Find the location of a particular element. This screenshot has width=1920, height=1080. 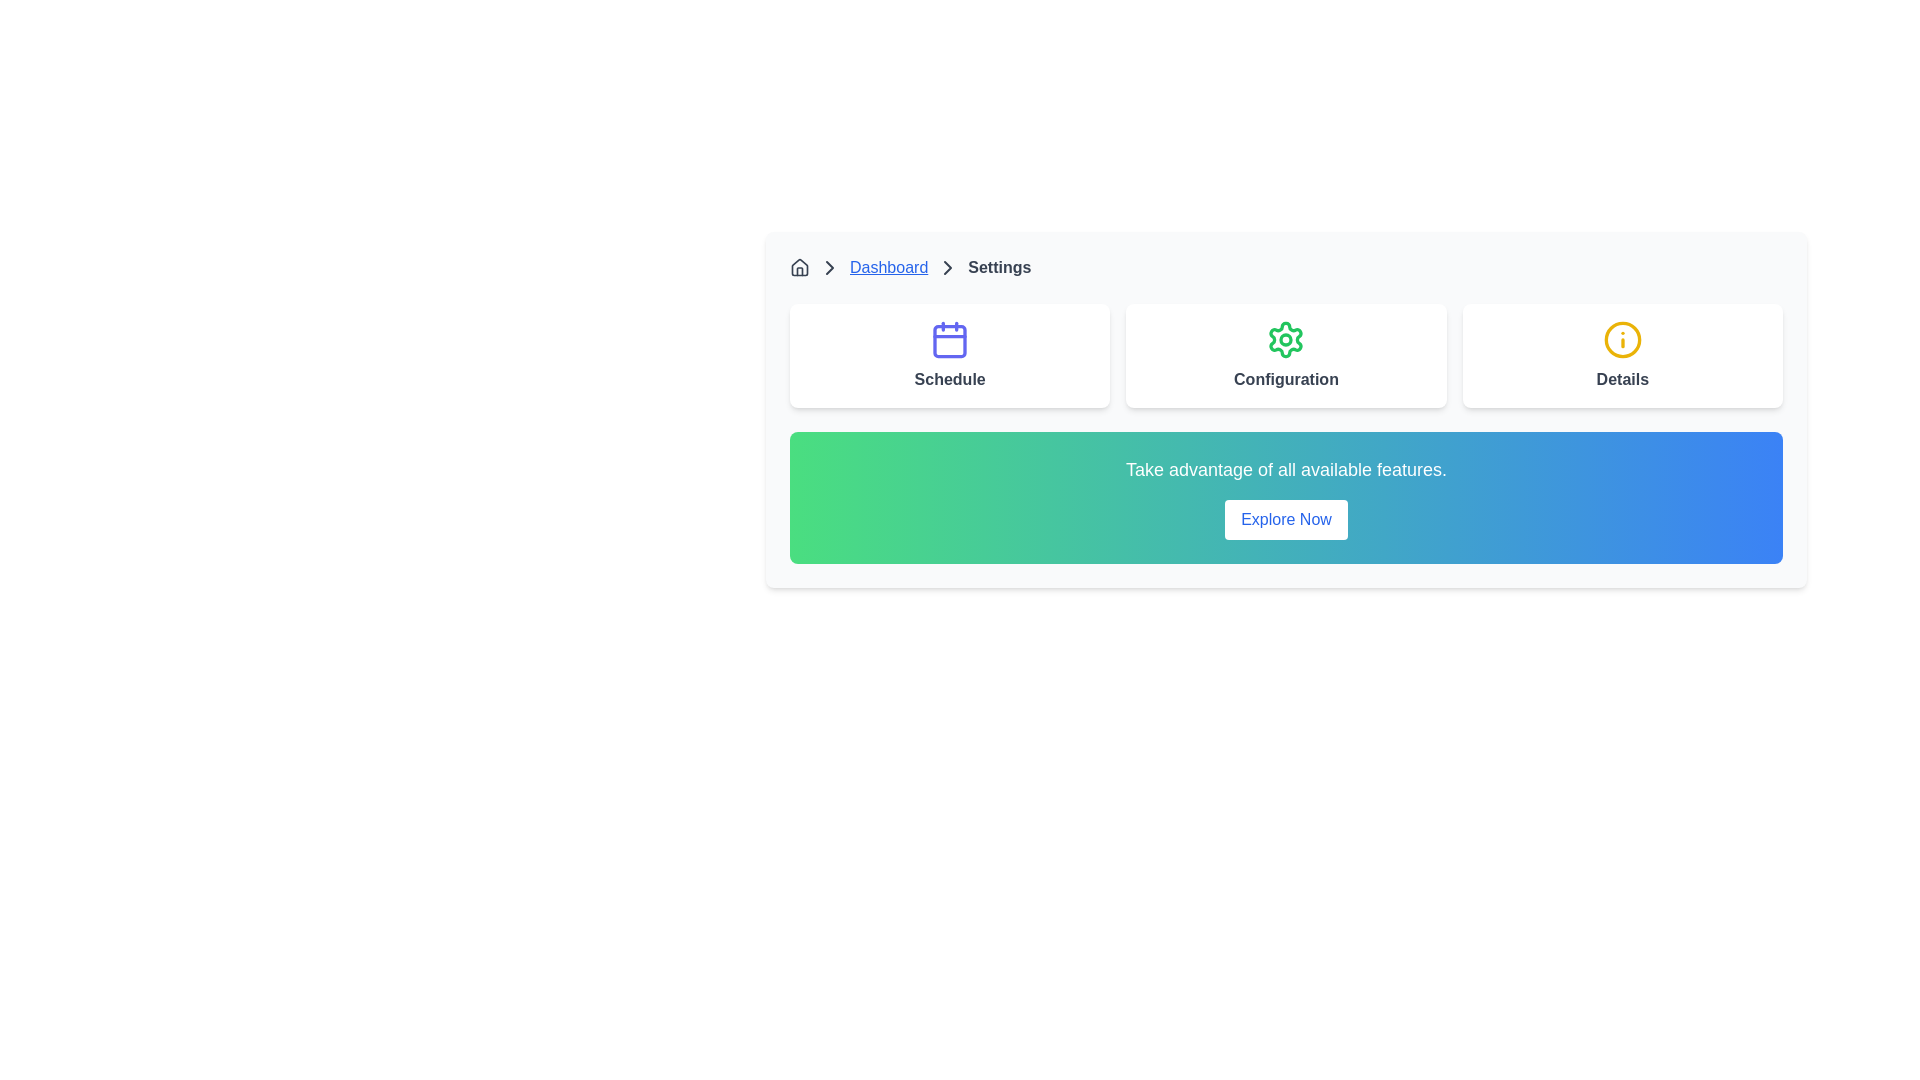

the 'Explore Now' button, which is a rectangular button with a white background and blue text is located at coordinates (1286, 519).